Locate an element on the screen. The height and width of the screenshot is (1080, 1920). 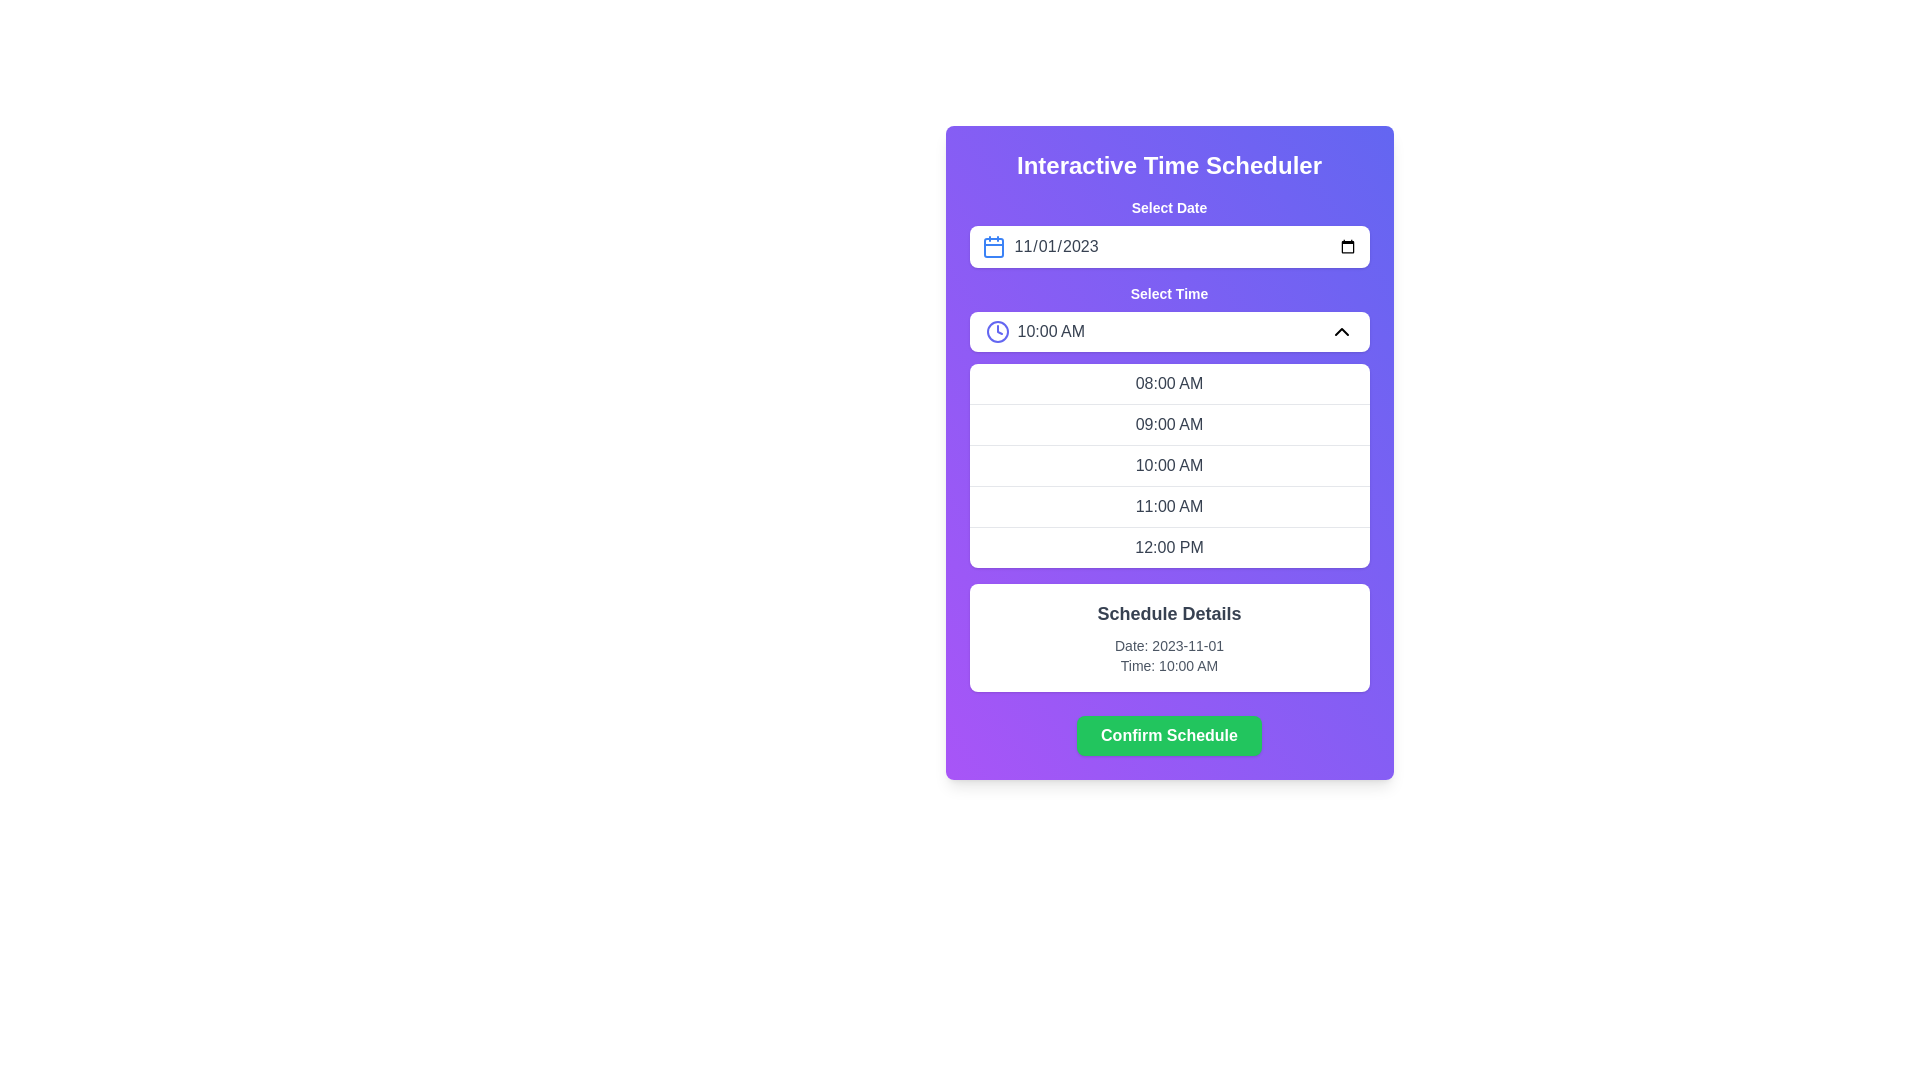
the 'Confirm Schedule' button with a green background and rounded corners is located at coordinates (1169, 736).